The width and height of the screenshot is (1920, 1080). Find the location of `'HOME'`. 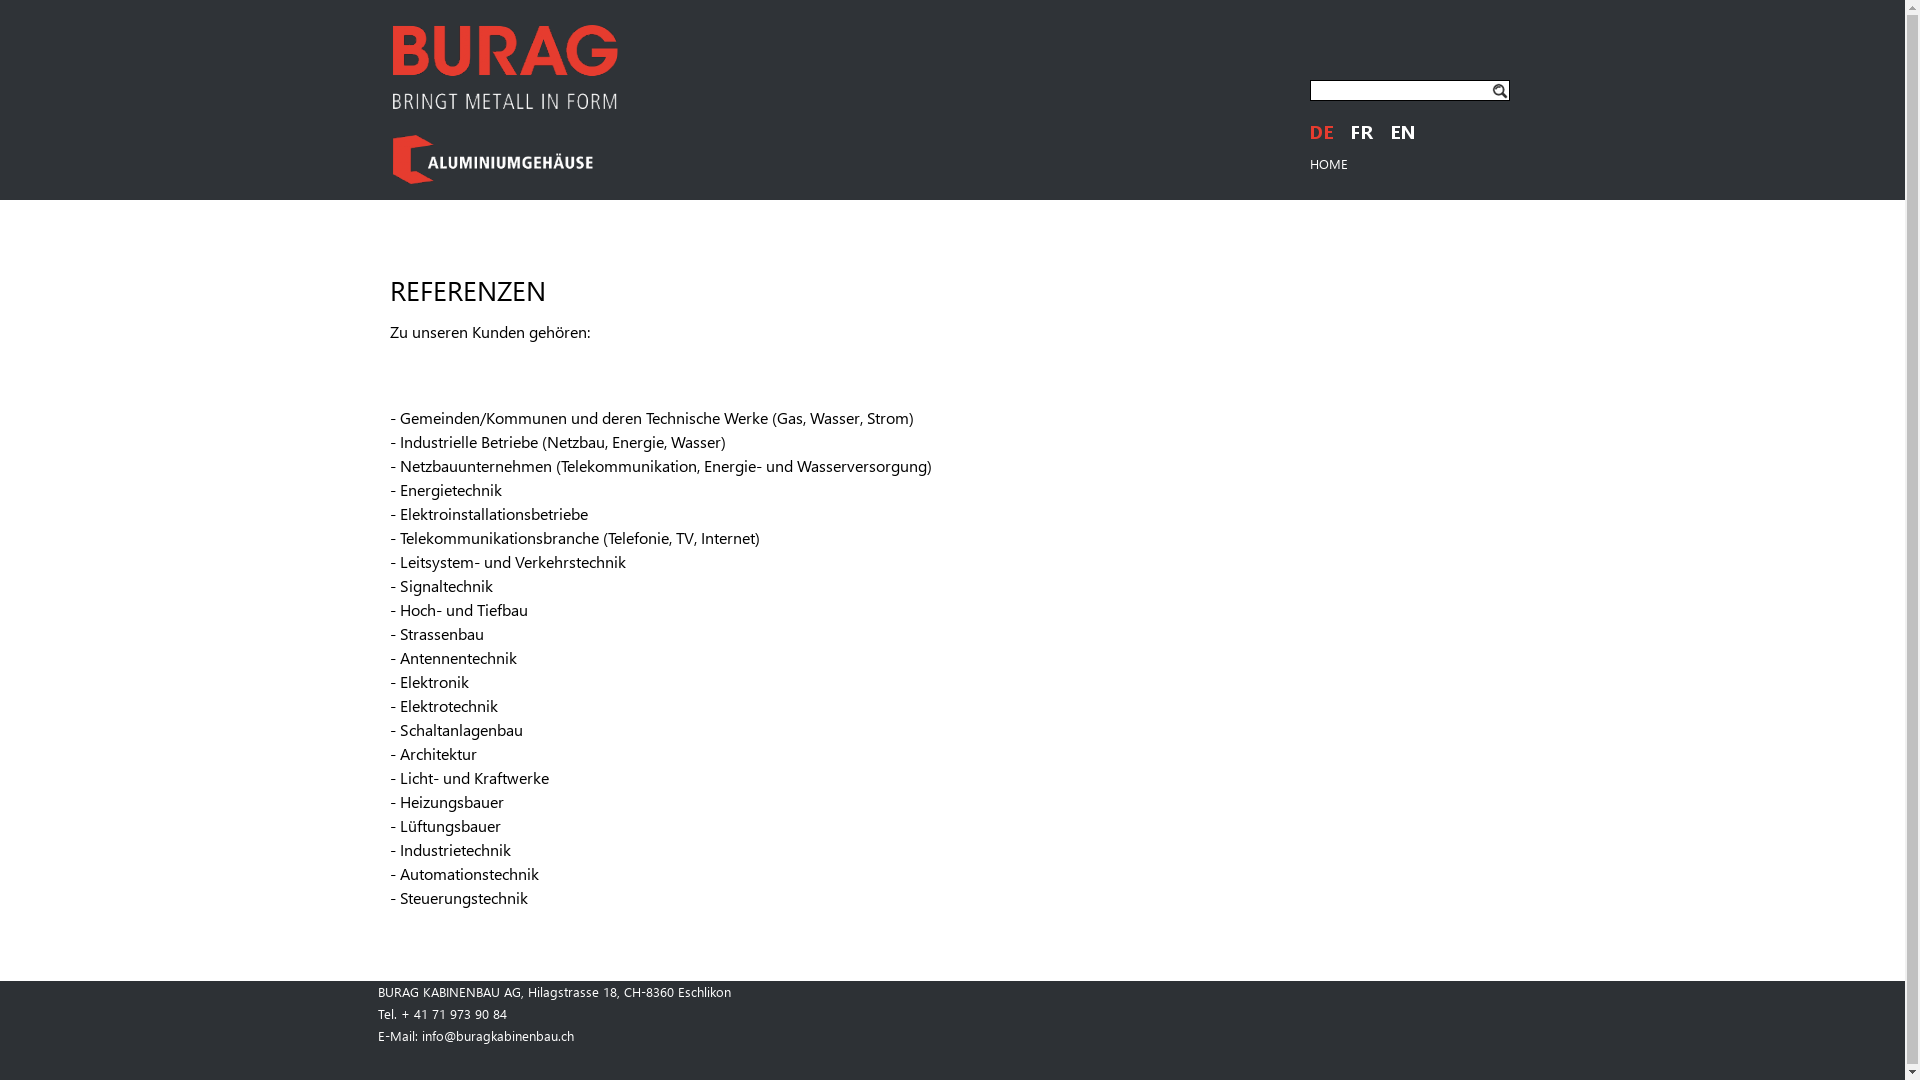

'HOME' is located at coordinates (1329, 162).